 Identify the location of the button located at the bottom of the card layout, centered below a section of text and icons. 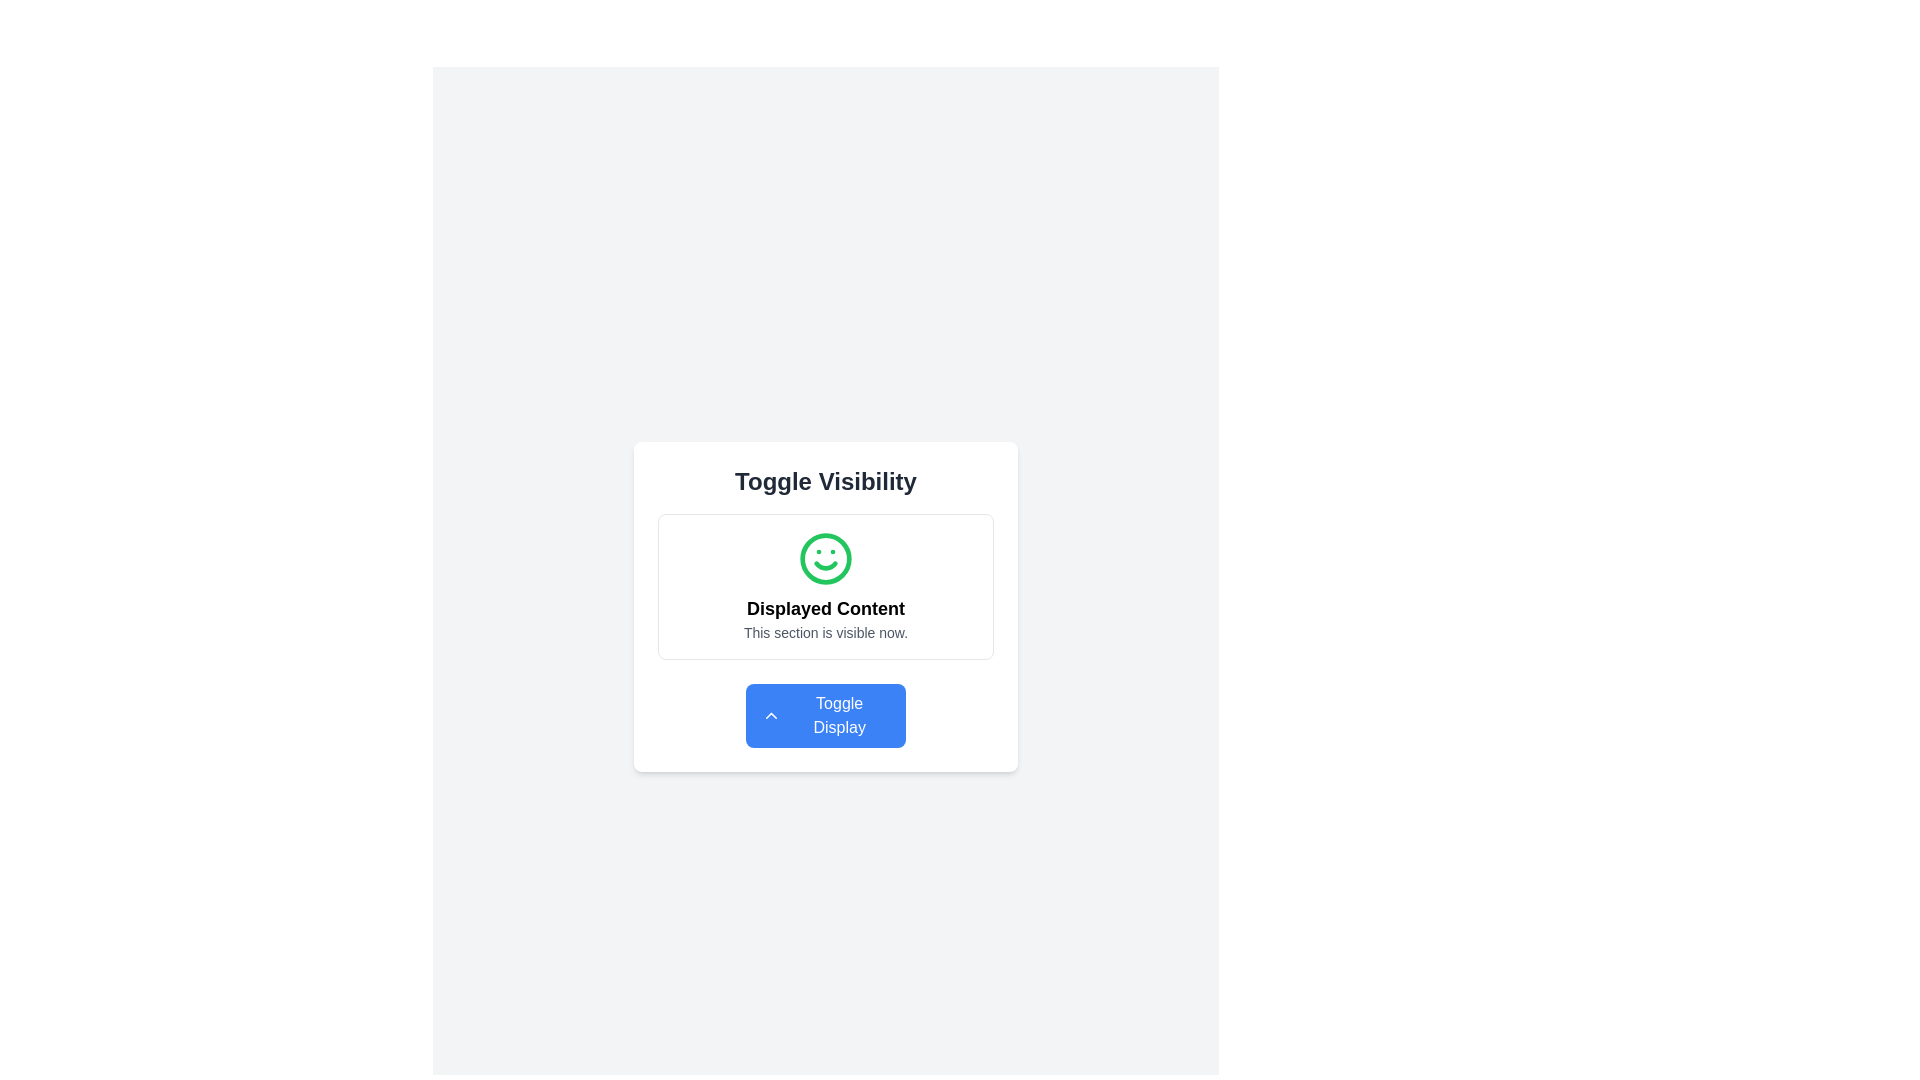
(825, 715).